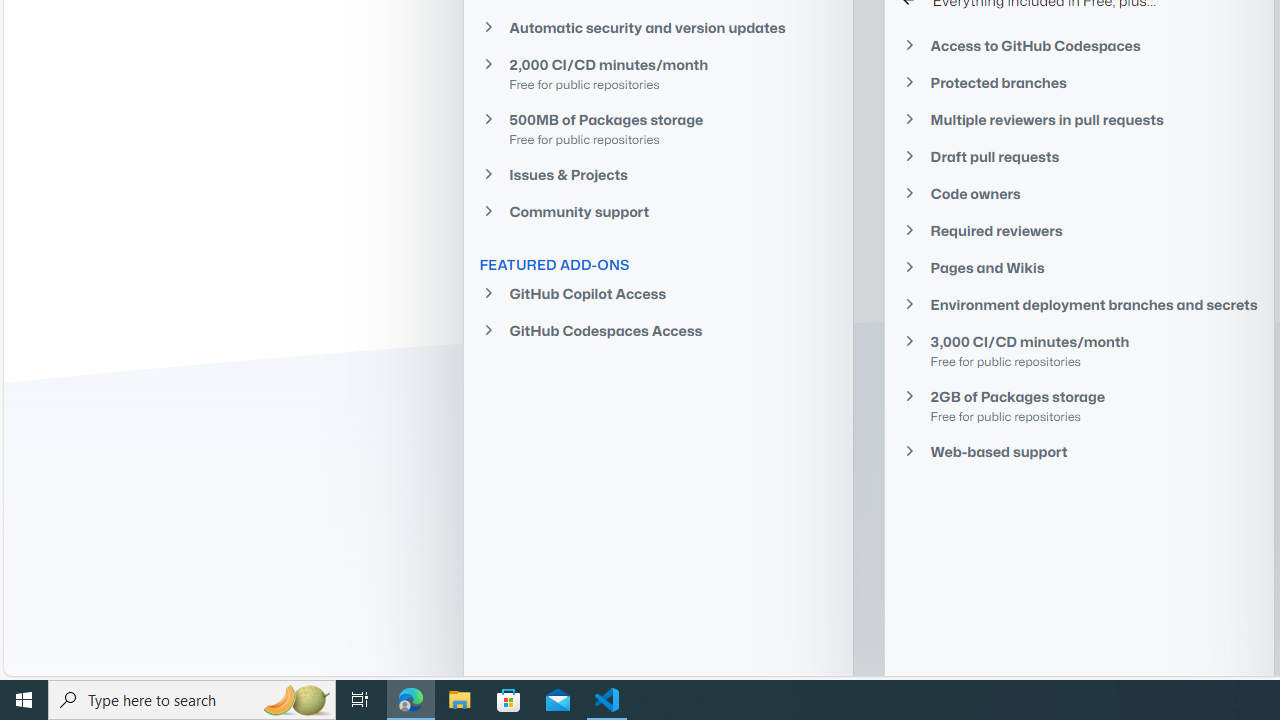  Describe the element at coordinates (657, 72) in the screenshot. I see `'2,000 CI/CD minutes/monthFree for public repositories'` at that location.